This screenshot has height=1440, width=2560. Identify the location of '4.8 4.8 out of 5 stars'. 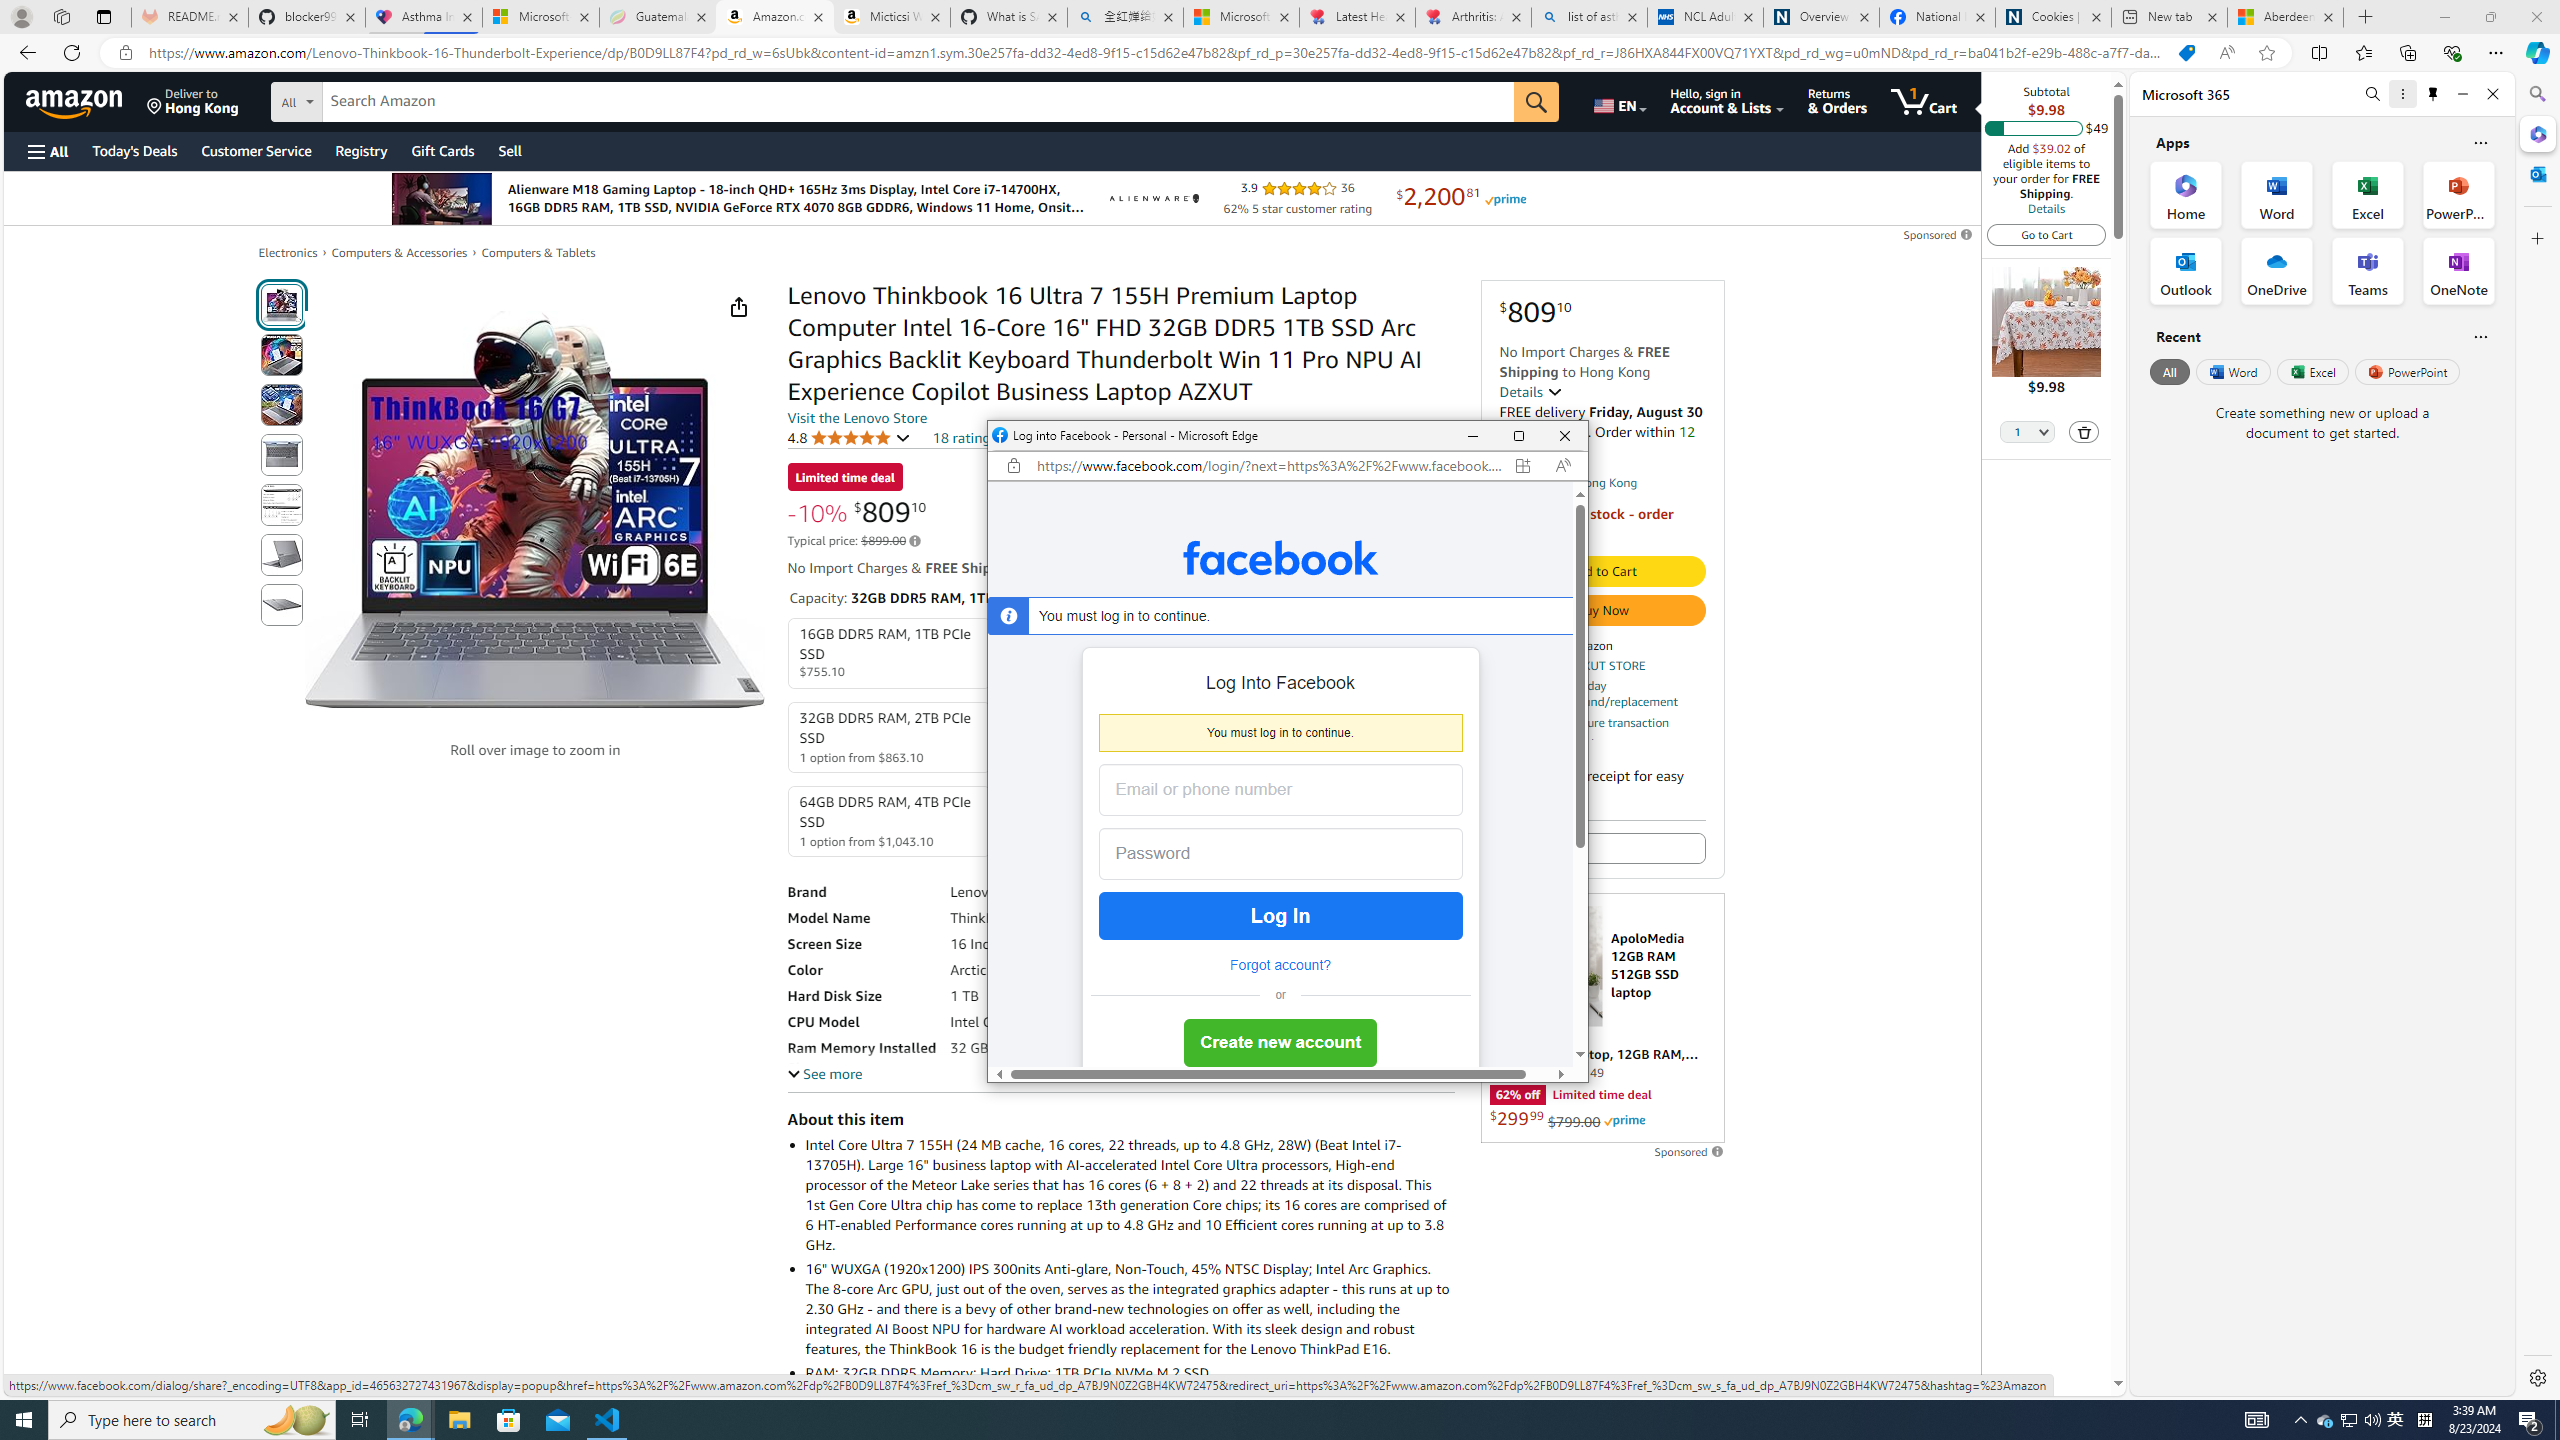
(847, 436).